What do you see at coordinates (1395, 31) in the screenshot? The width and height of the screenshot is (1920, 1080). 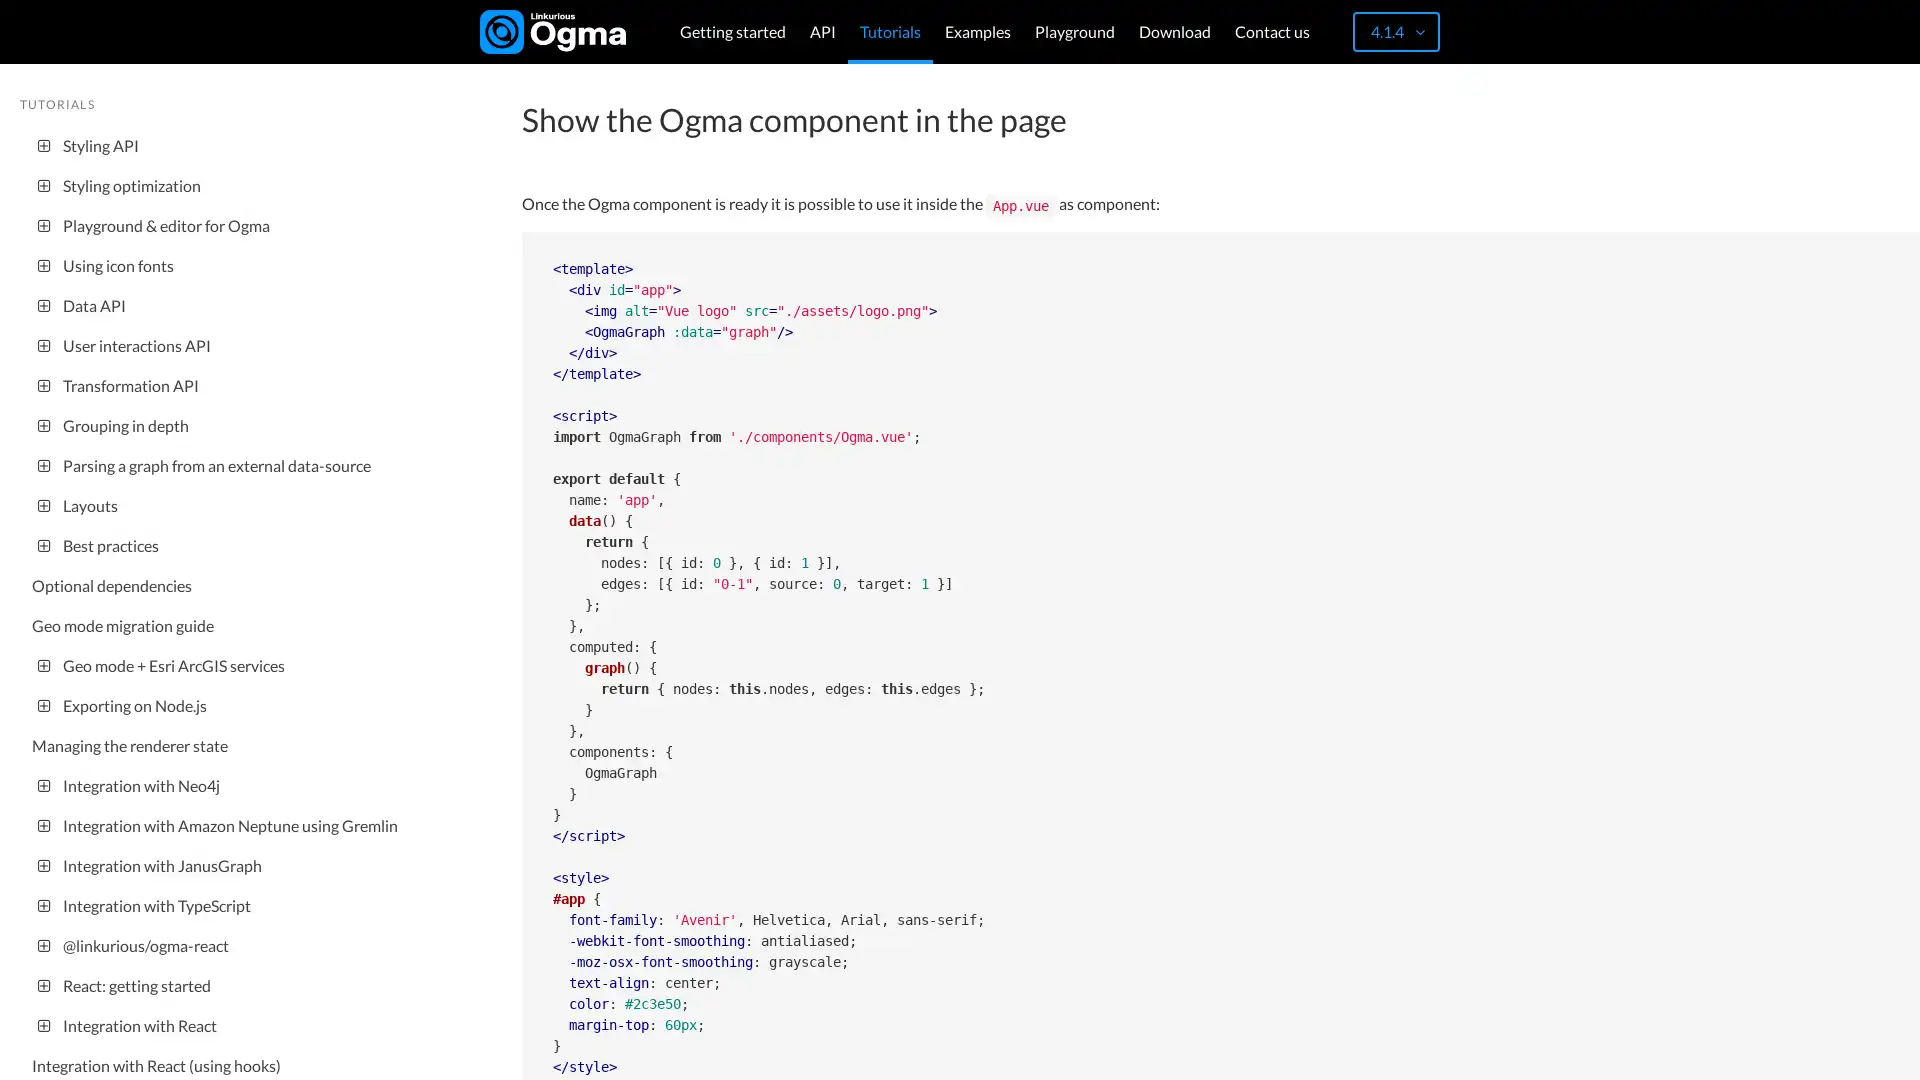 I see `4.1.4` at bounding box center [1395, 31].